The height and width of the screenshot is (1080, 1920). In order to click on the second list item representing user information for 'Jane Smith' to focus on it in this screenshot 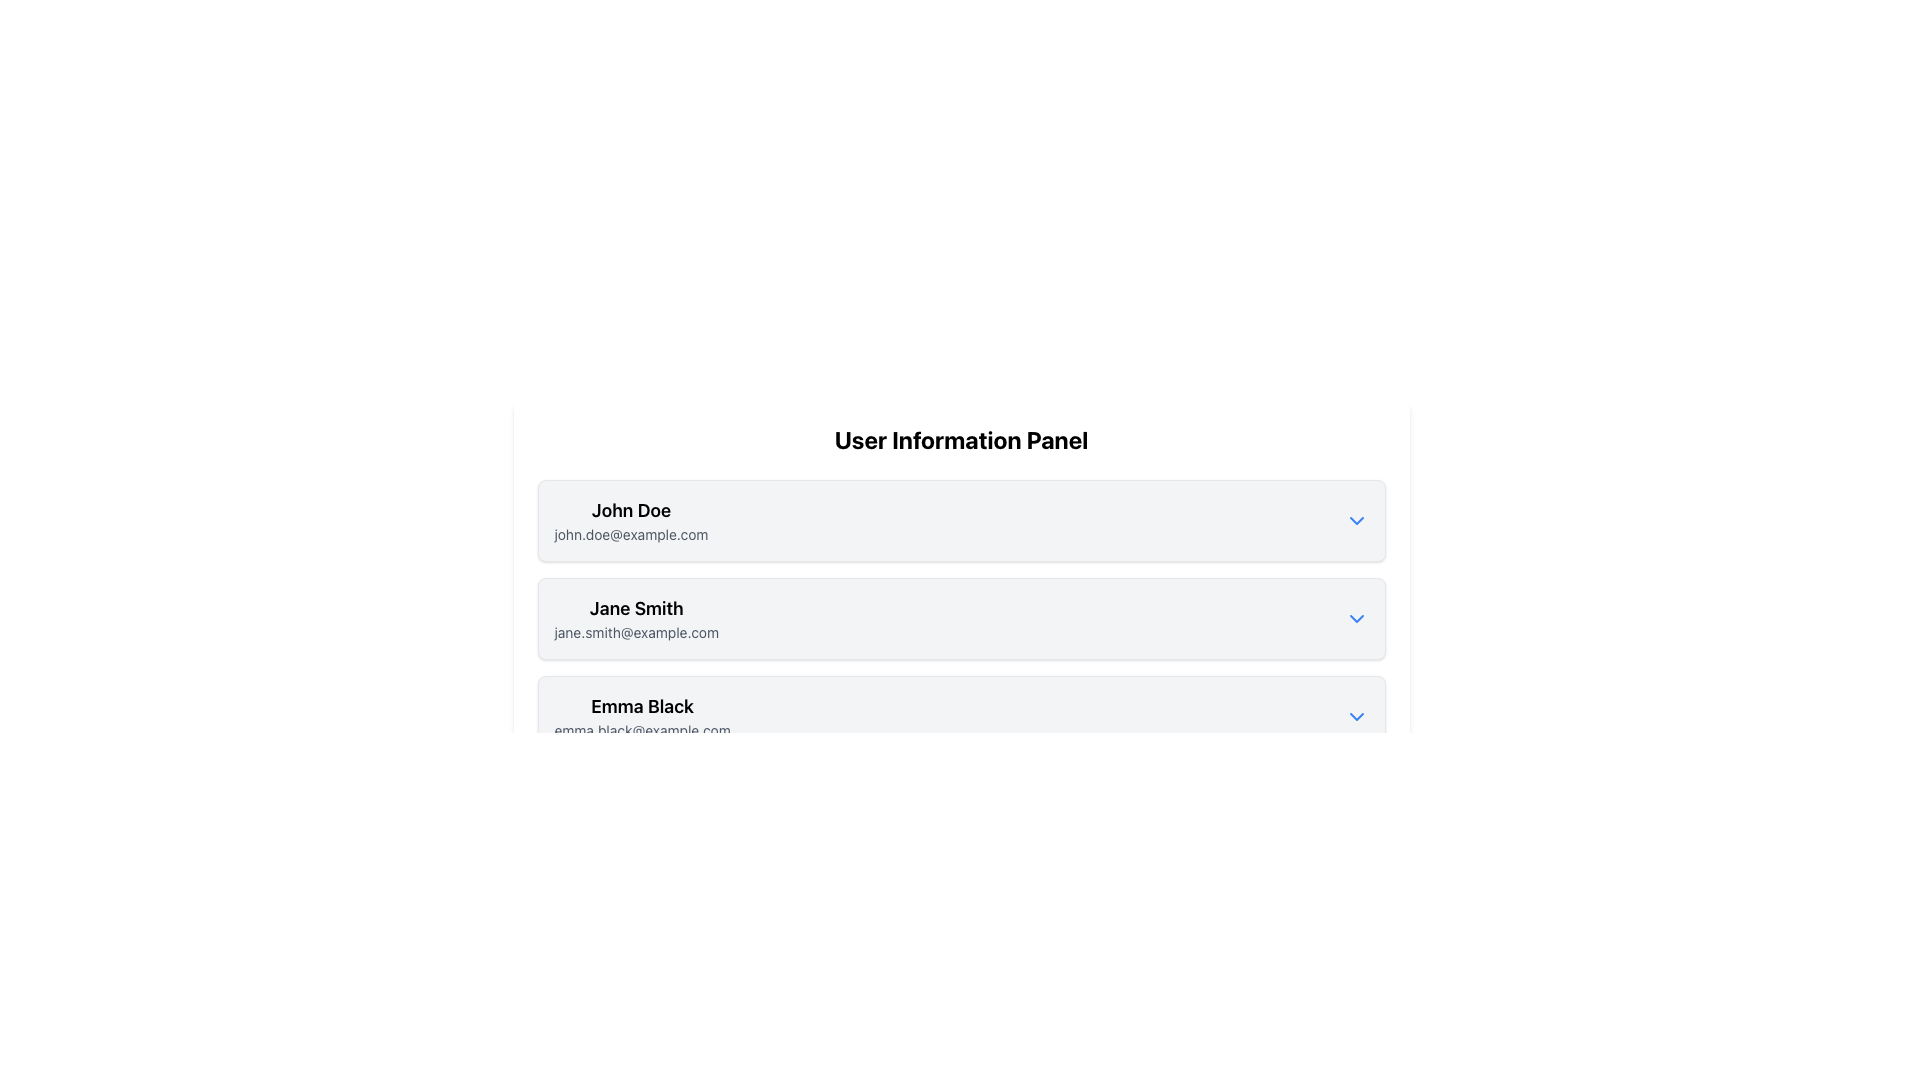, I will do `click(961, 617)`.